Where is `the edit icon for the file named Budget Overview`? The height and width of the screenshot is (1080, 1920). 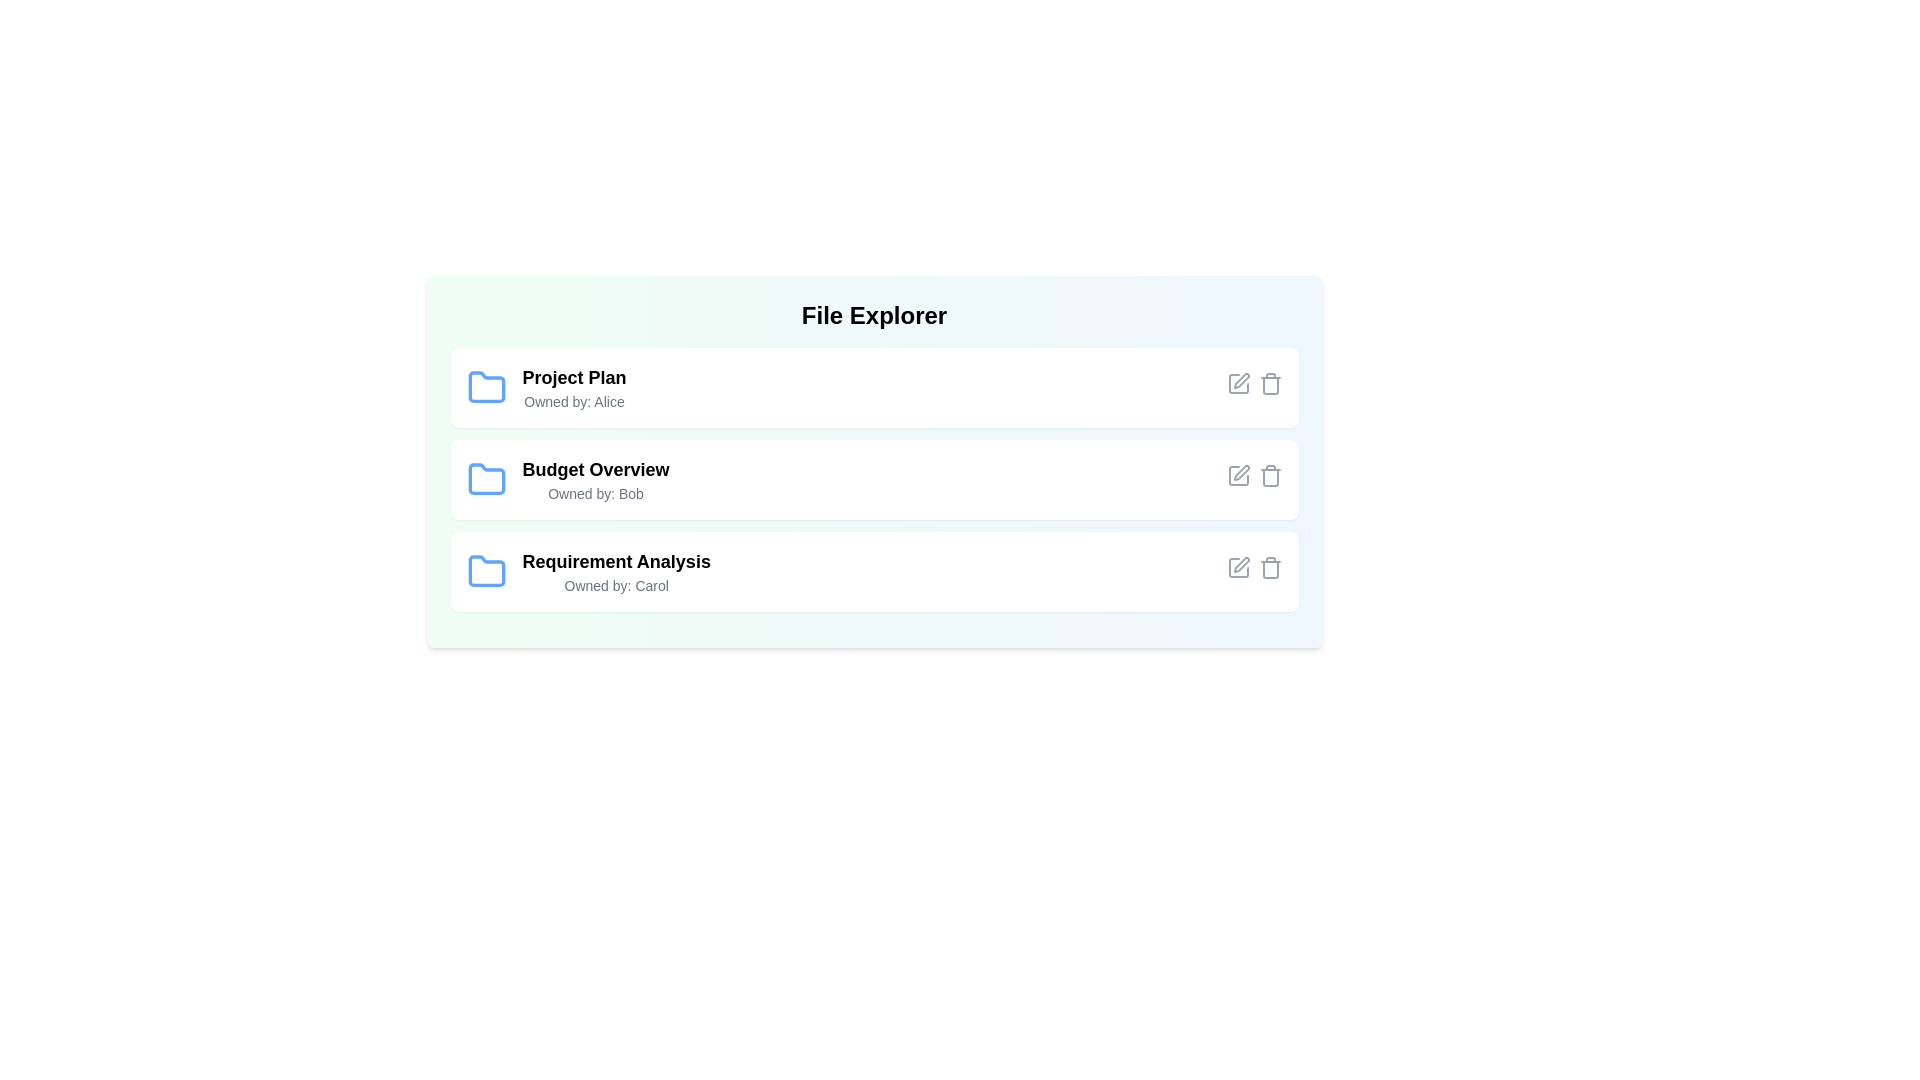 the edit icon for the file named Budget Overview is located at coordinates (1237, 475).